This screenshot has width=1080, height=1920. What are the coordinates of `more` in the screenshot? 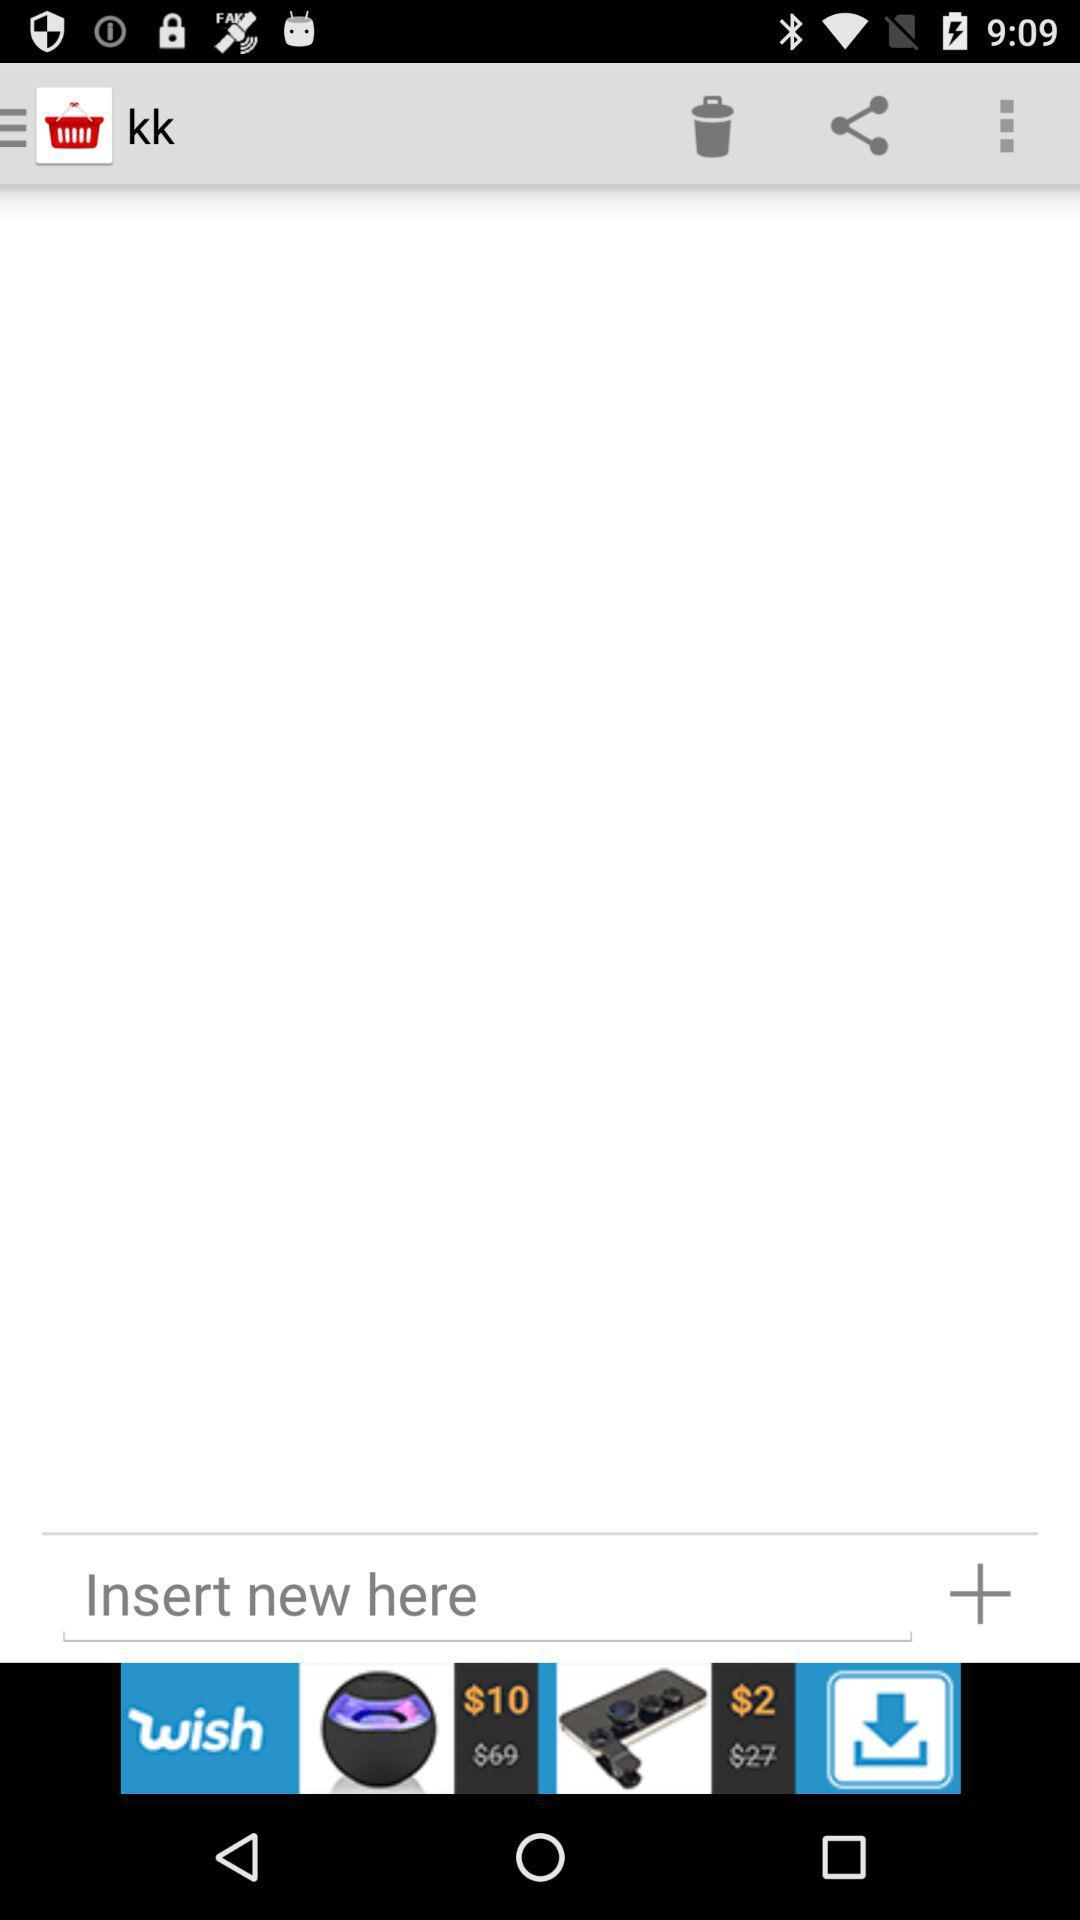 It's located at (979, 1592).